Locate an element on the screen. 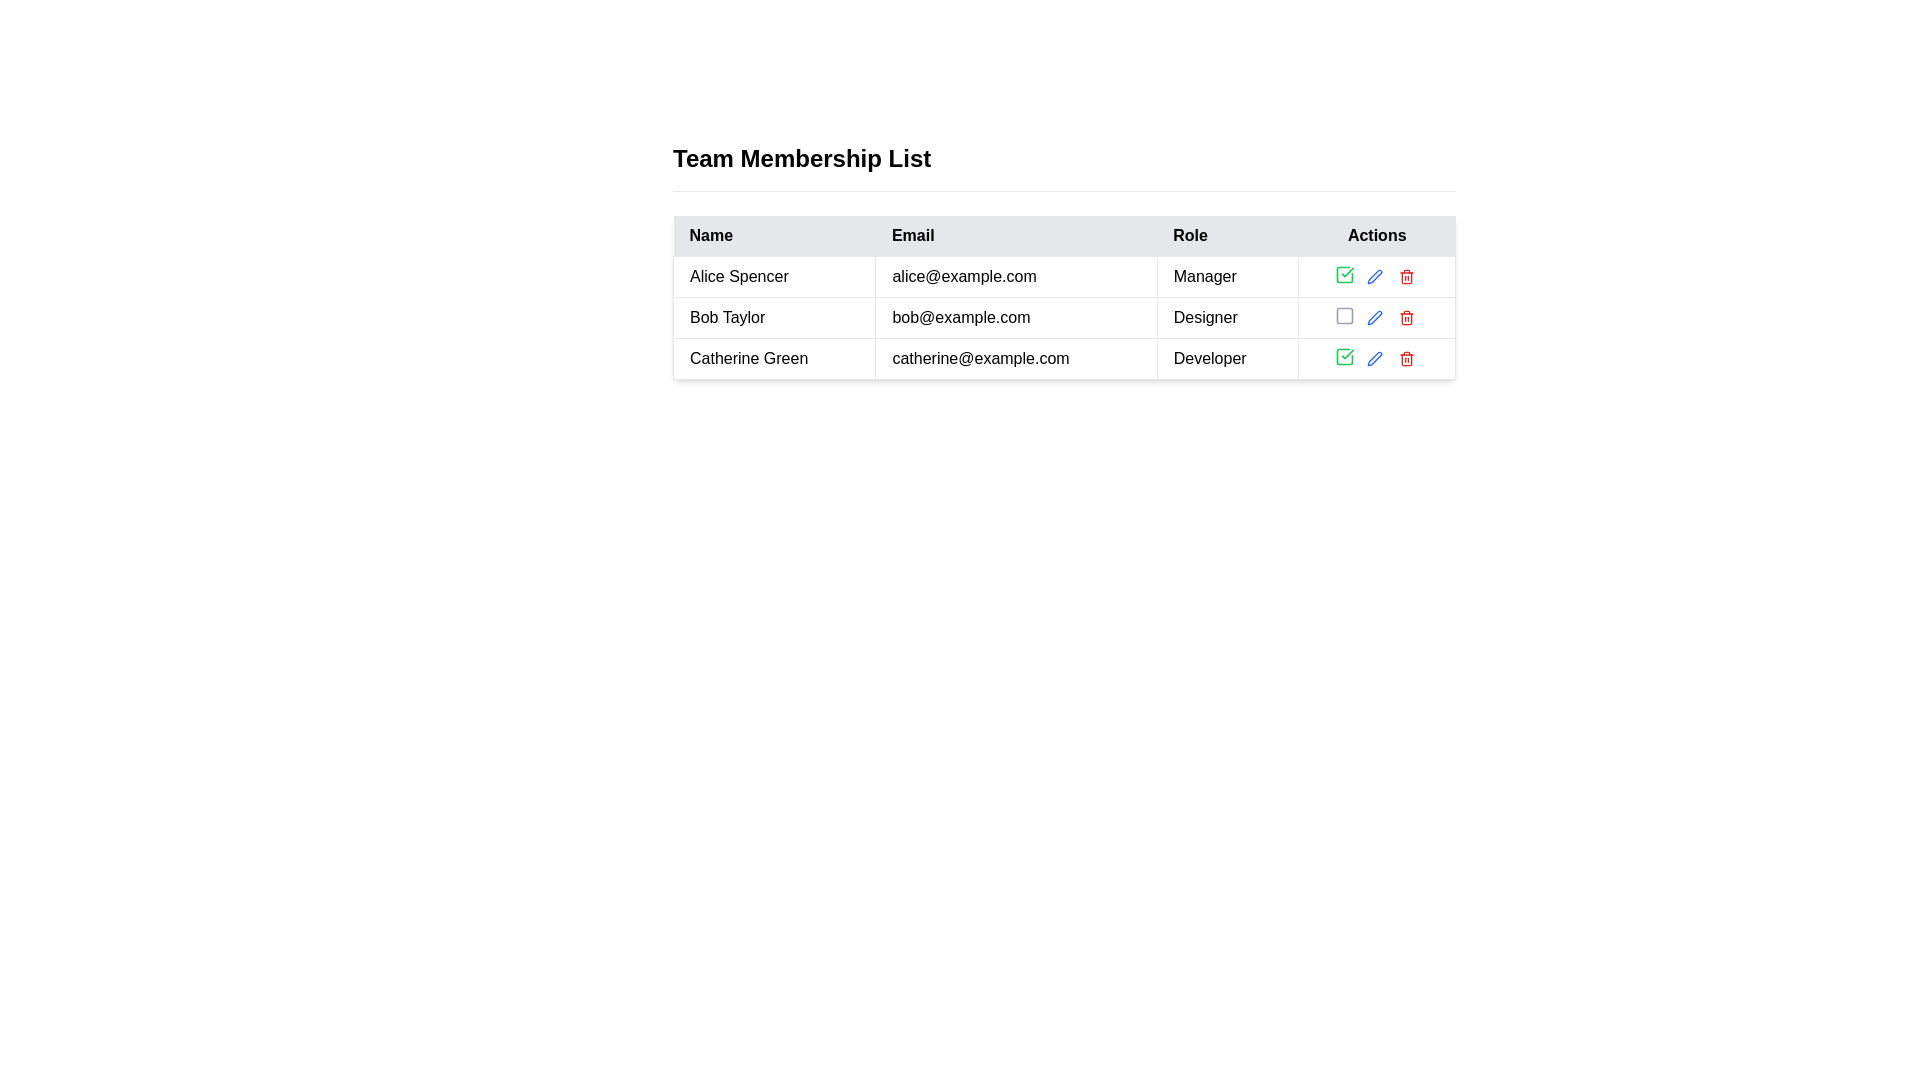 The height and width of the screenshot is (1080, 1920). the Text Display element showing the email address 'bob@example.com', which is located in the second column of the second row in the 'Team Membership List' table is located at coordinates (1016, 316).